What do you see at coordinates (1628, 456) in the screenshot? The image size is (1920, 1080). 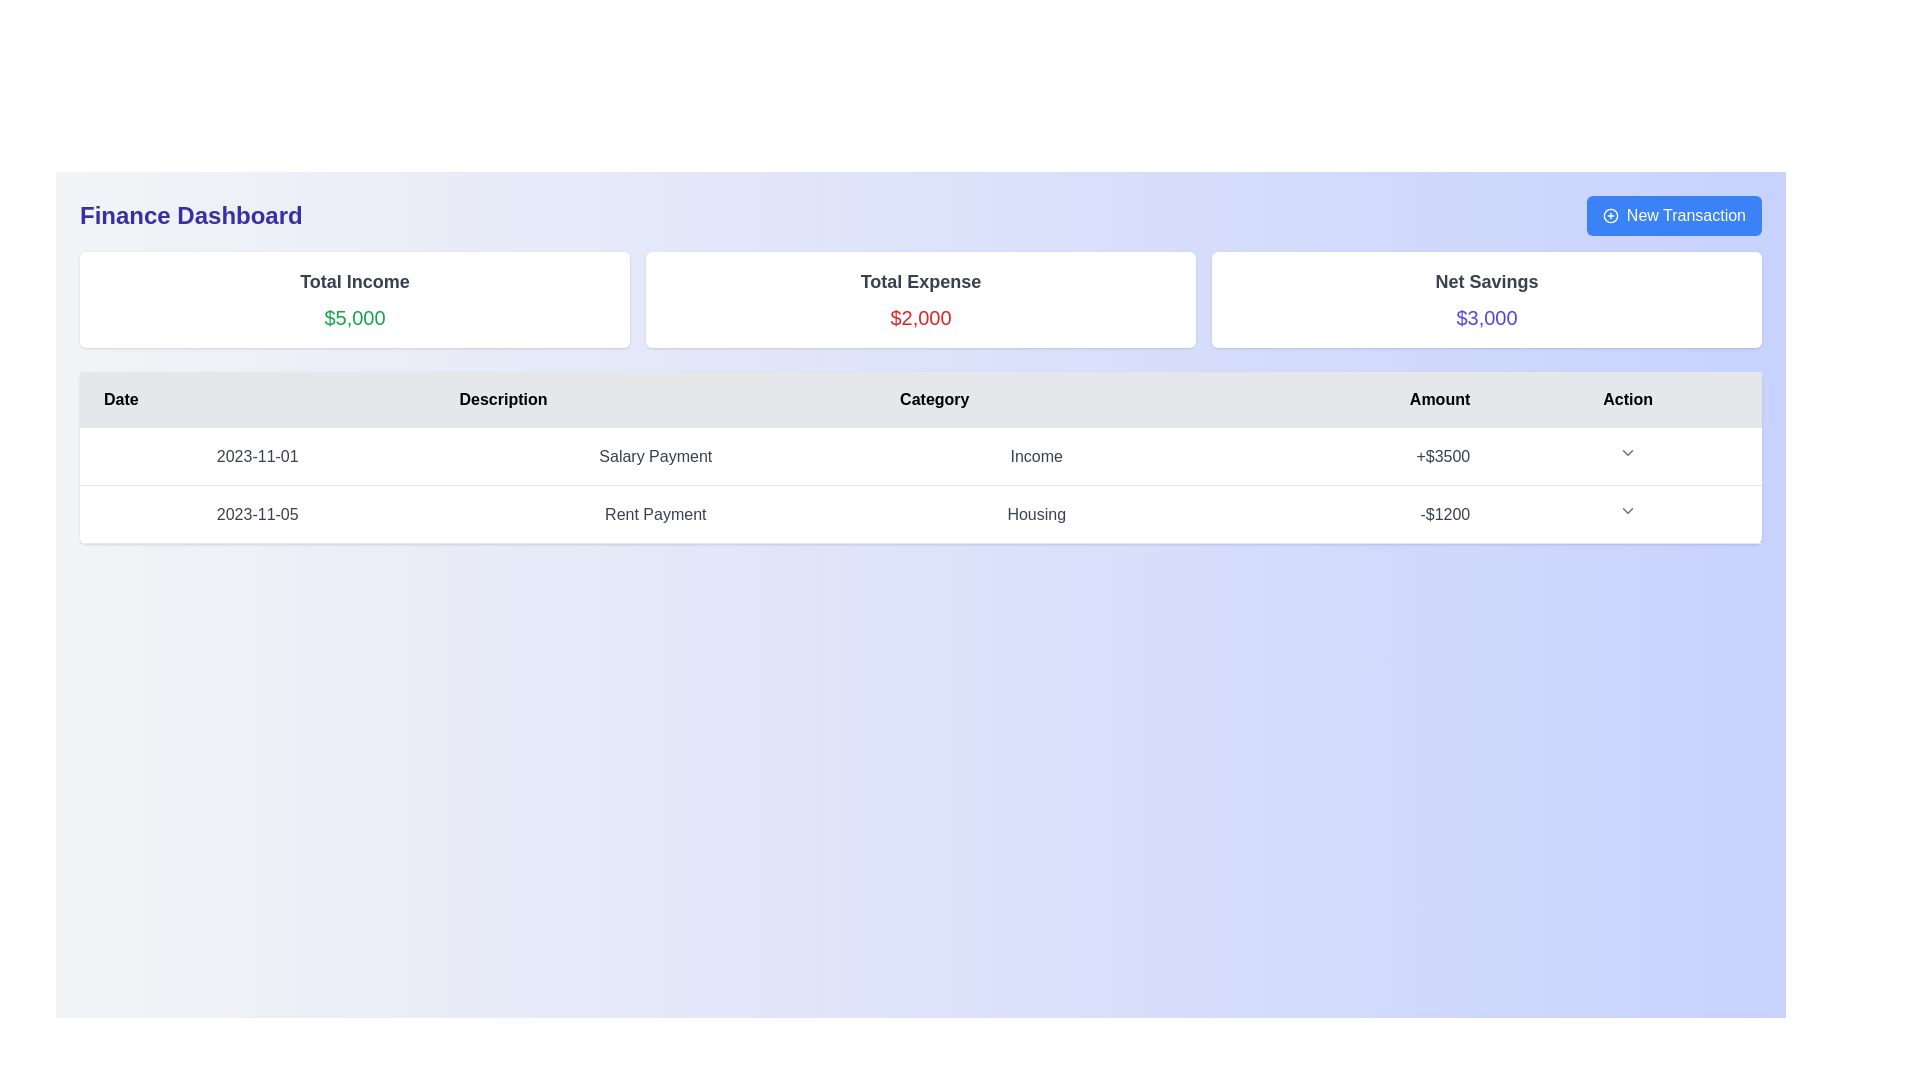 I see `the Dropdown trigger icon in the 'Action' column for the financial entry of '2023-11-01', 'Salary Payment', 'Income', and '+$3500'` at bounding box center [1628, 456].